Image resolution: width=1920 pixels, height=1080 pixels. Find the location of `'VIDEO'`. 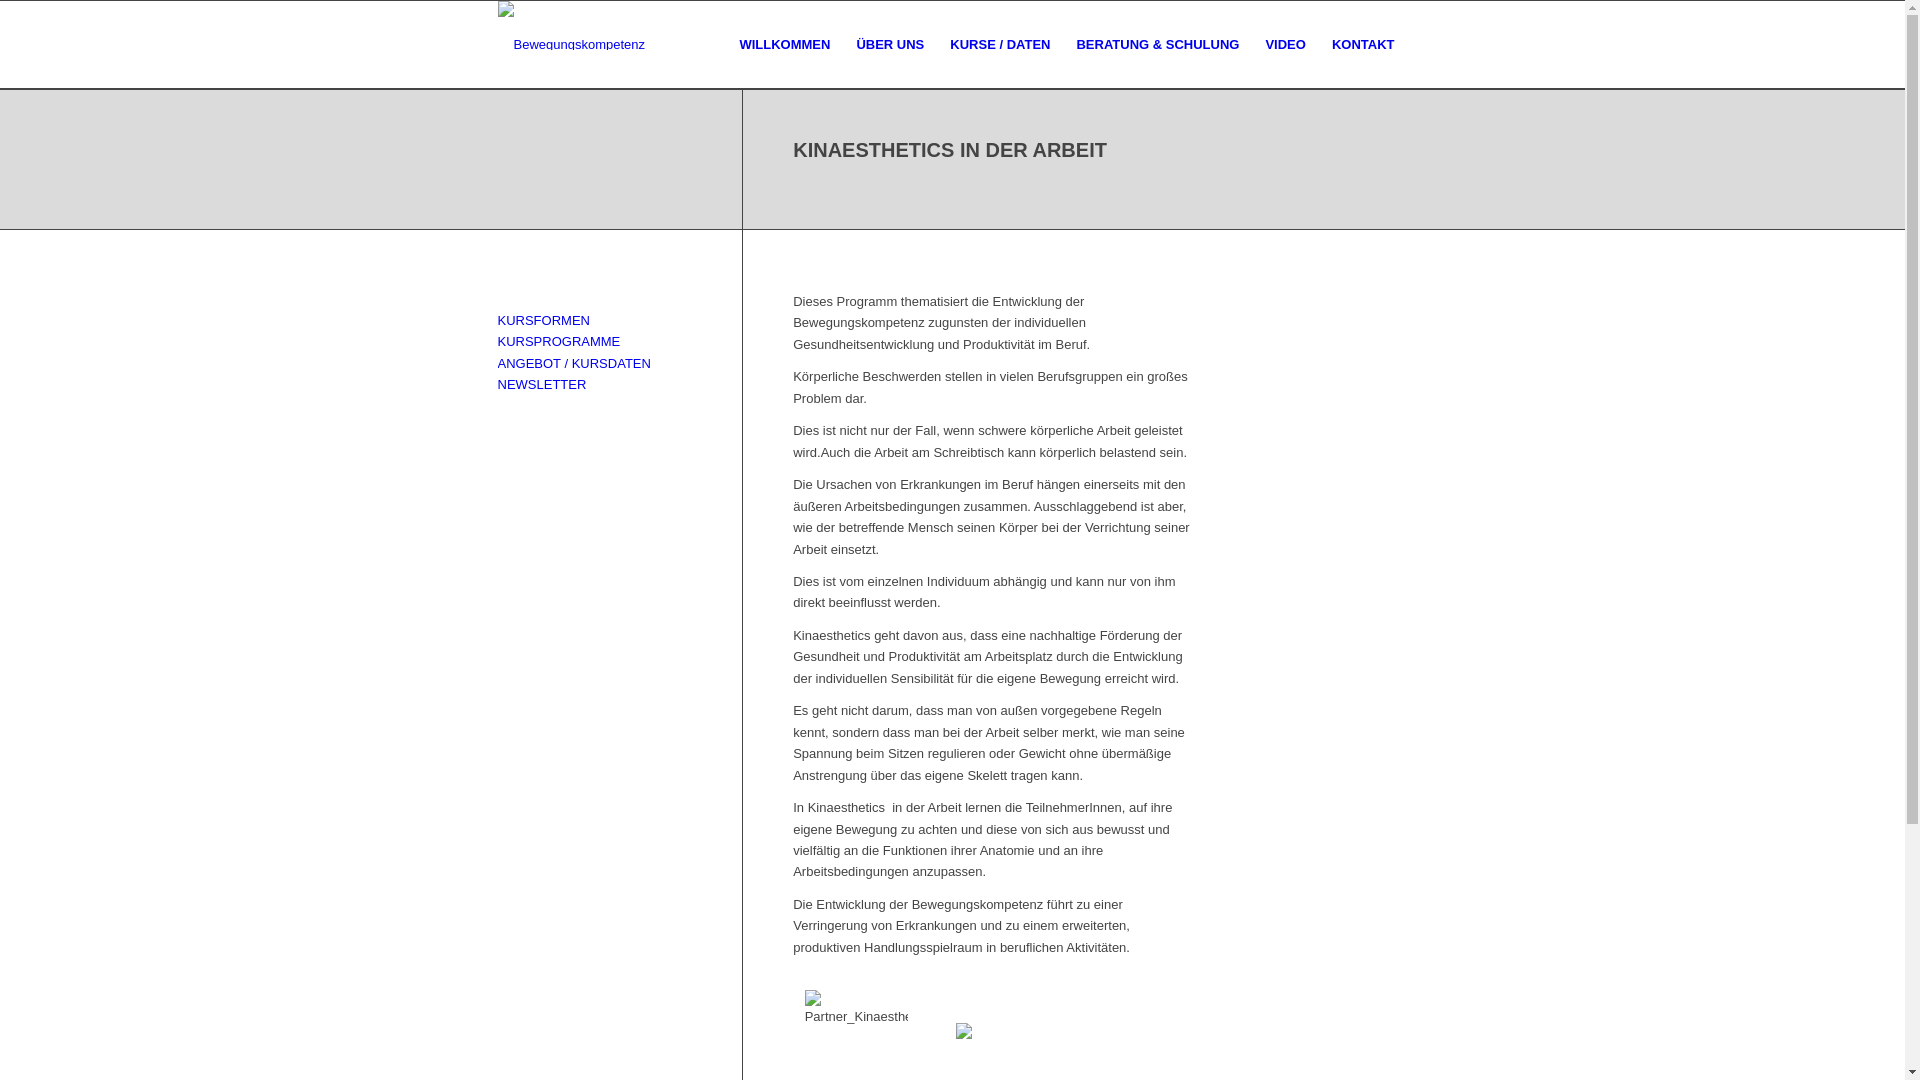

'VIDEO' is located at coordinates (1285, 45).